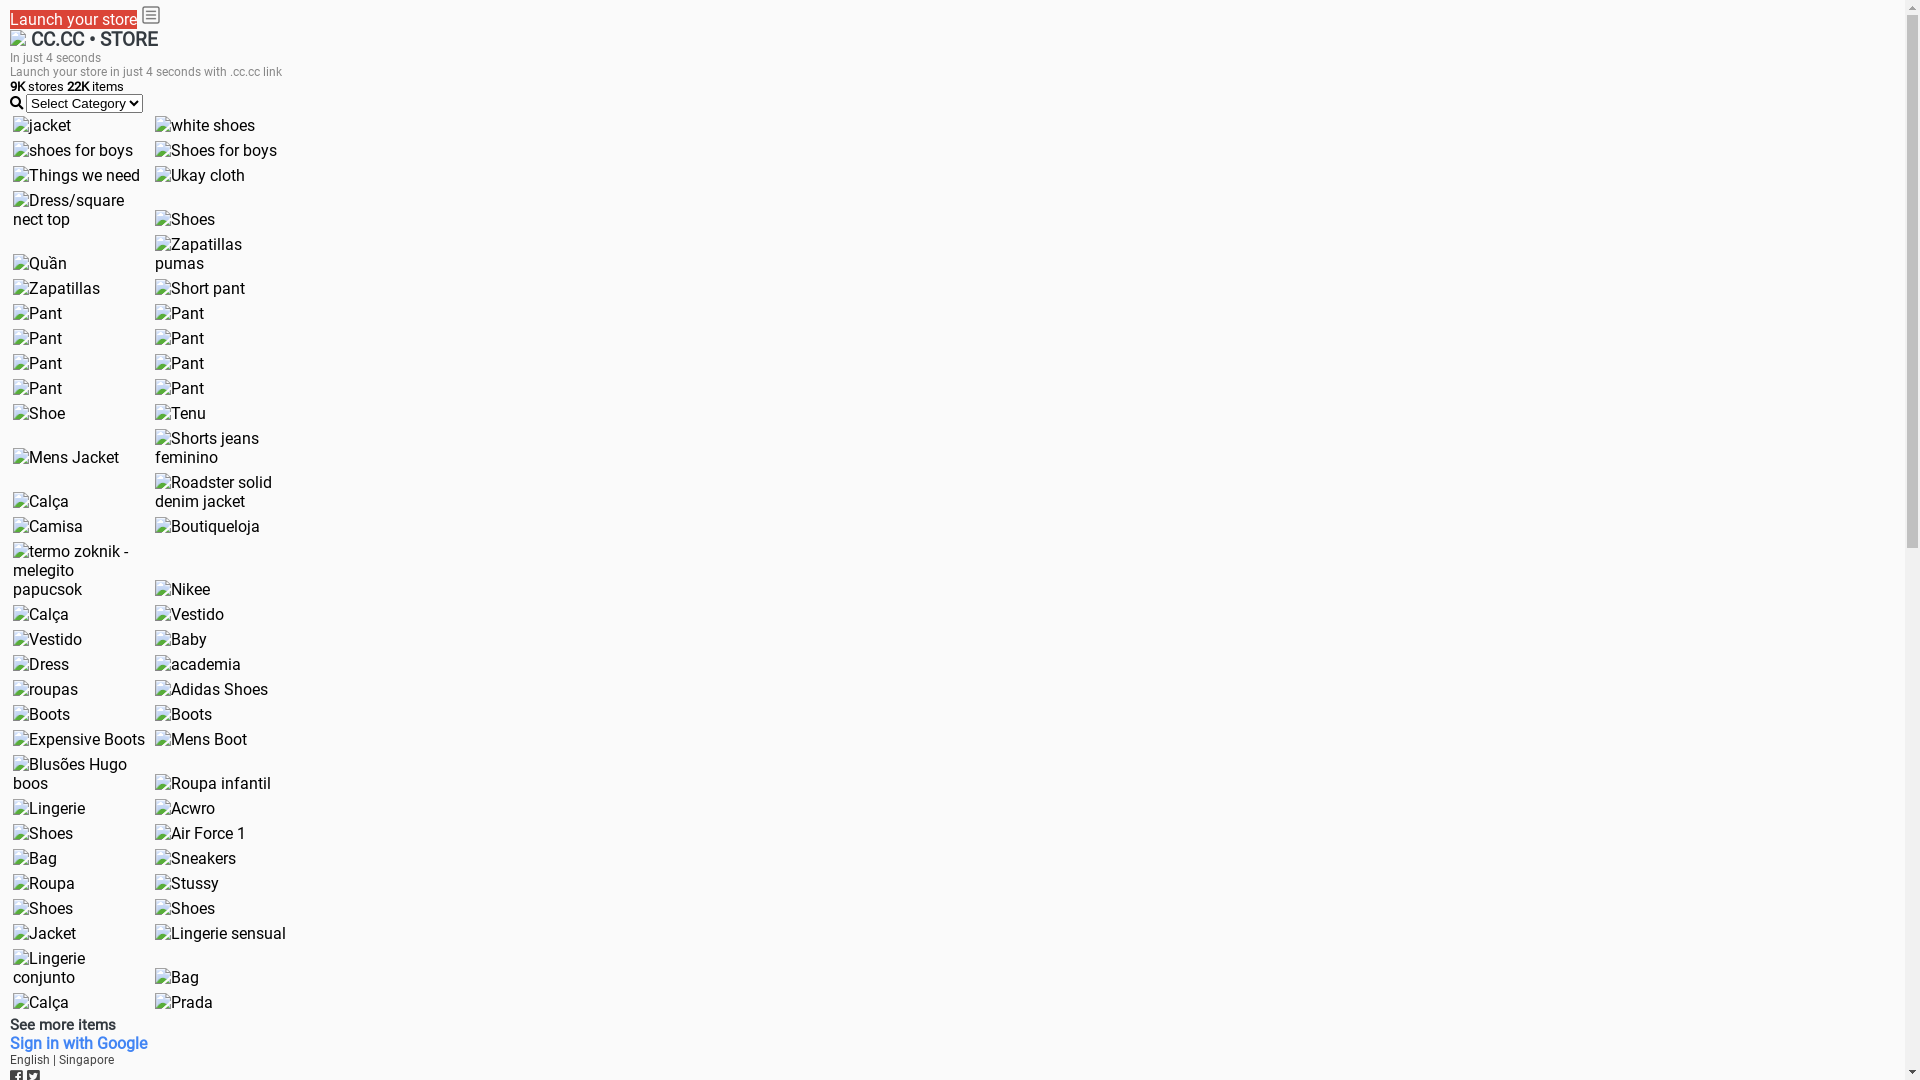  What do you see at coordinates (43, 833) in the screenshot?
I see `'Shoes'` at bounding box center [43, 833].